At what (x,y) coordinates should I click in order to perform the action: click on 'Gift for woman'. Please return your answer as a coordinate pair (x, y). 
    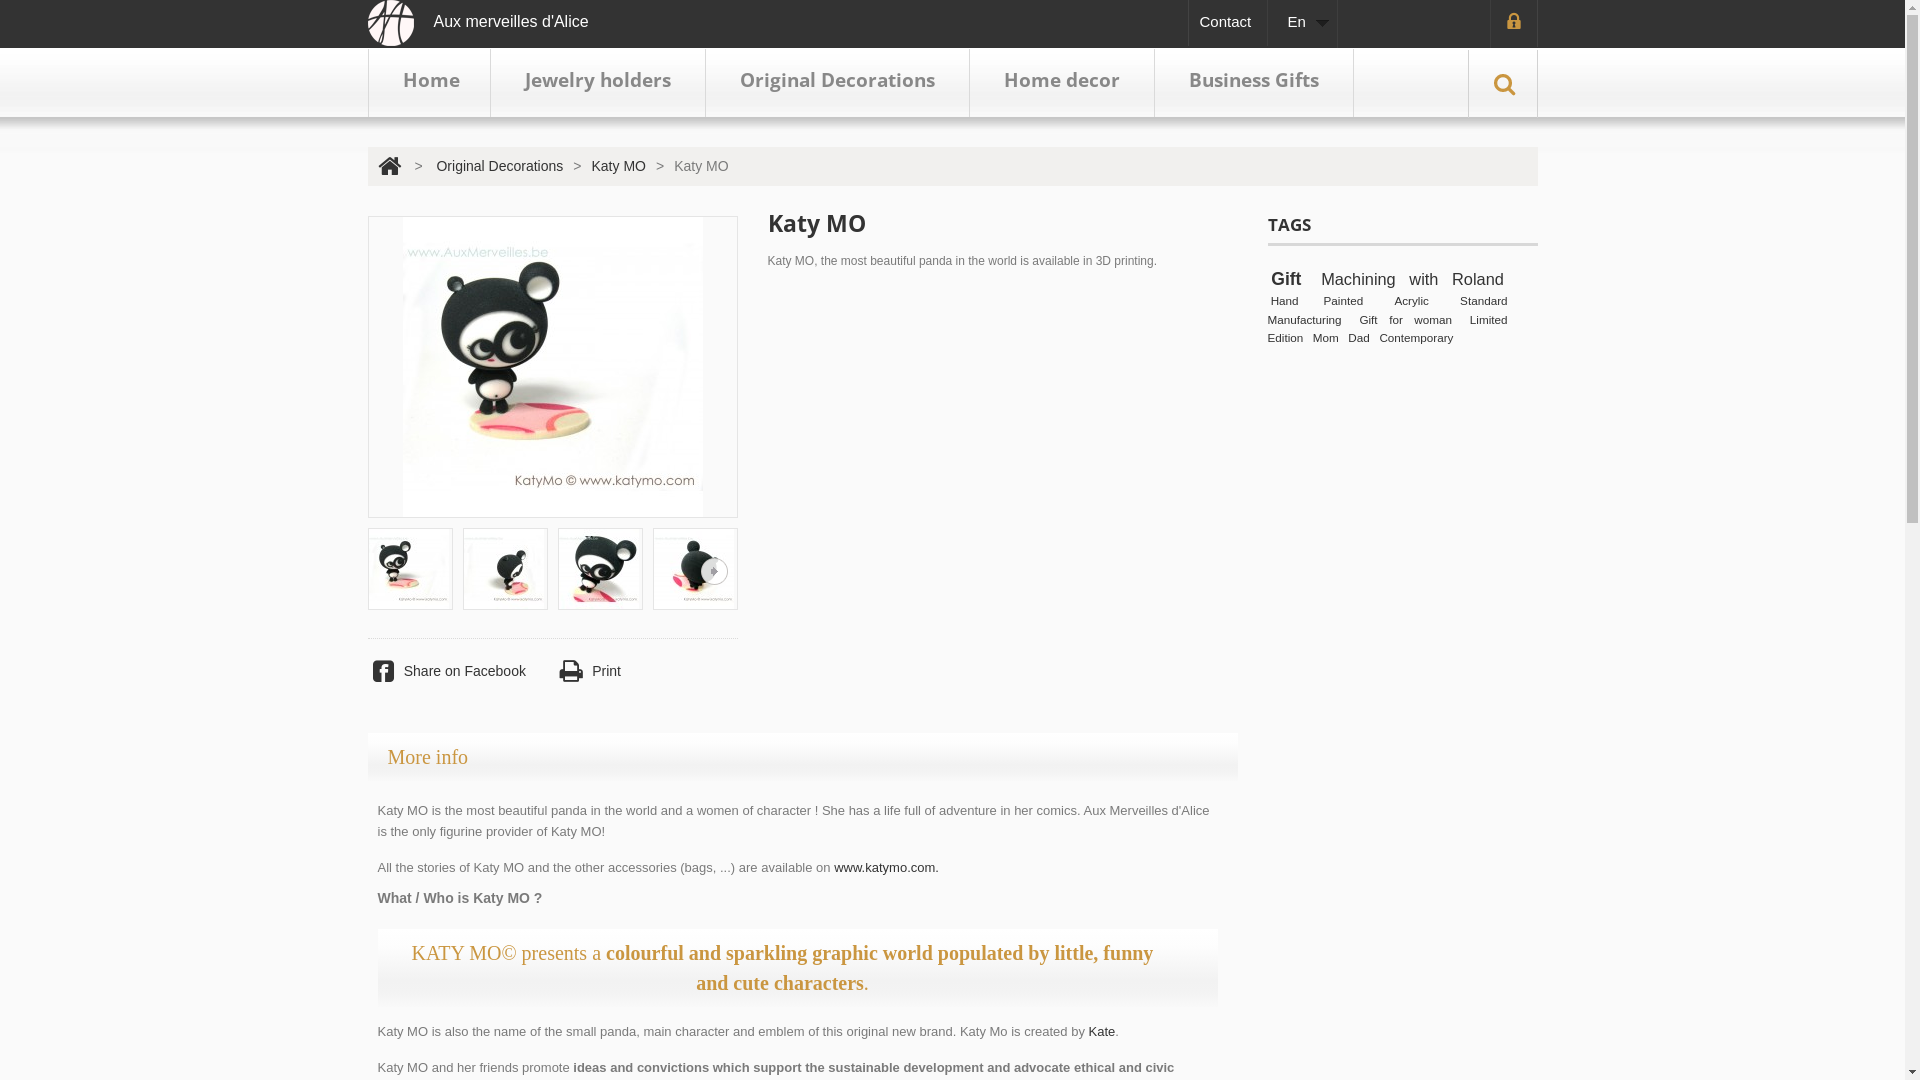
    Looking at the image, I should click on (1404, 319).